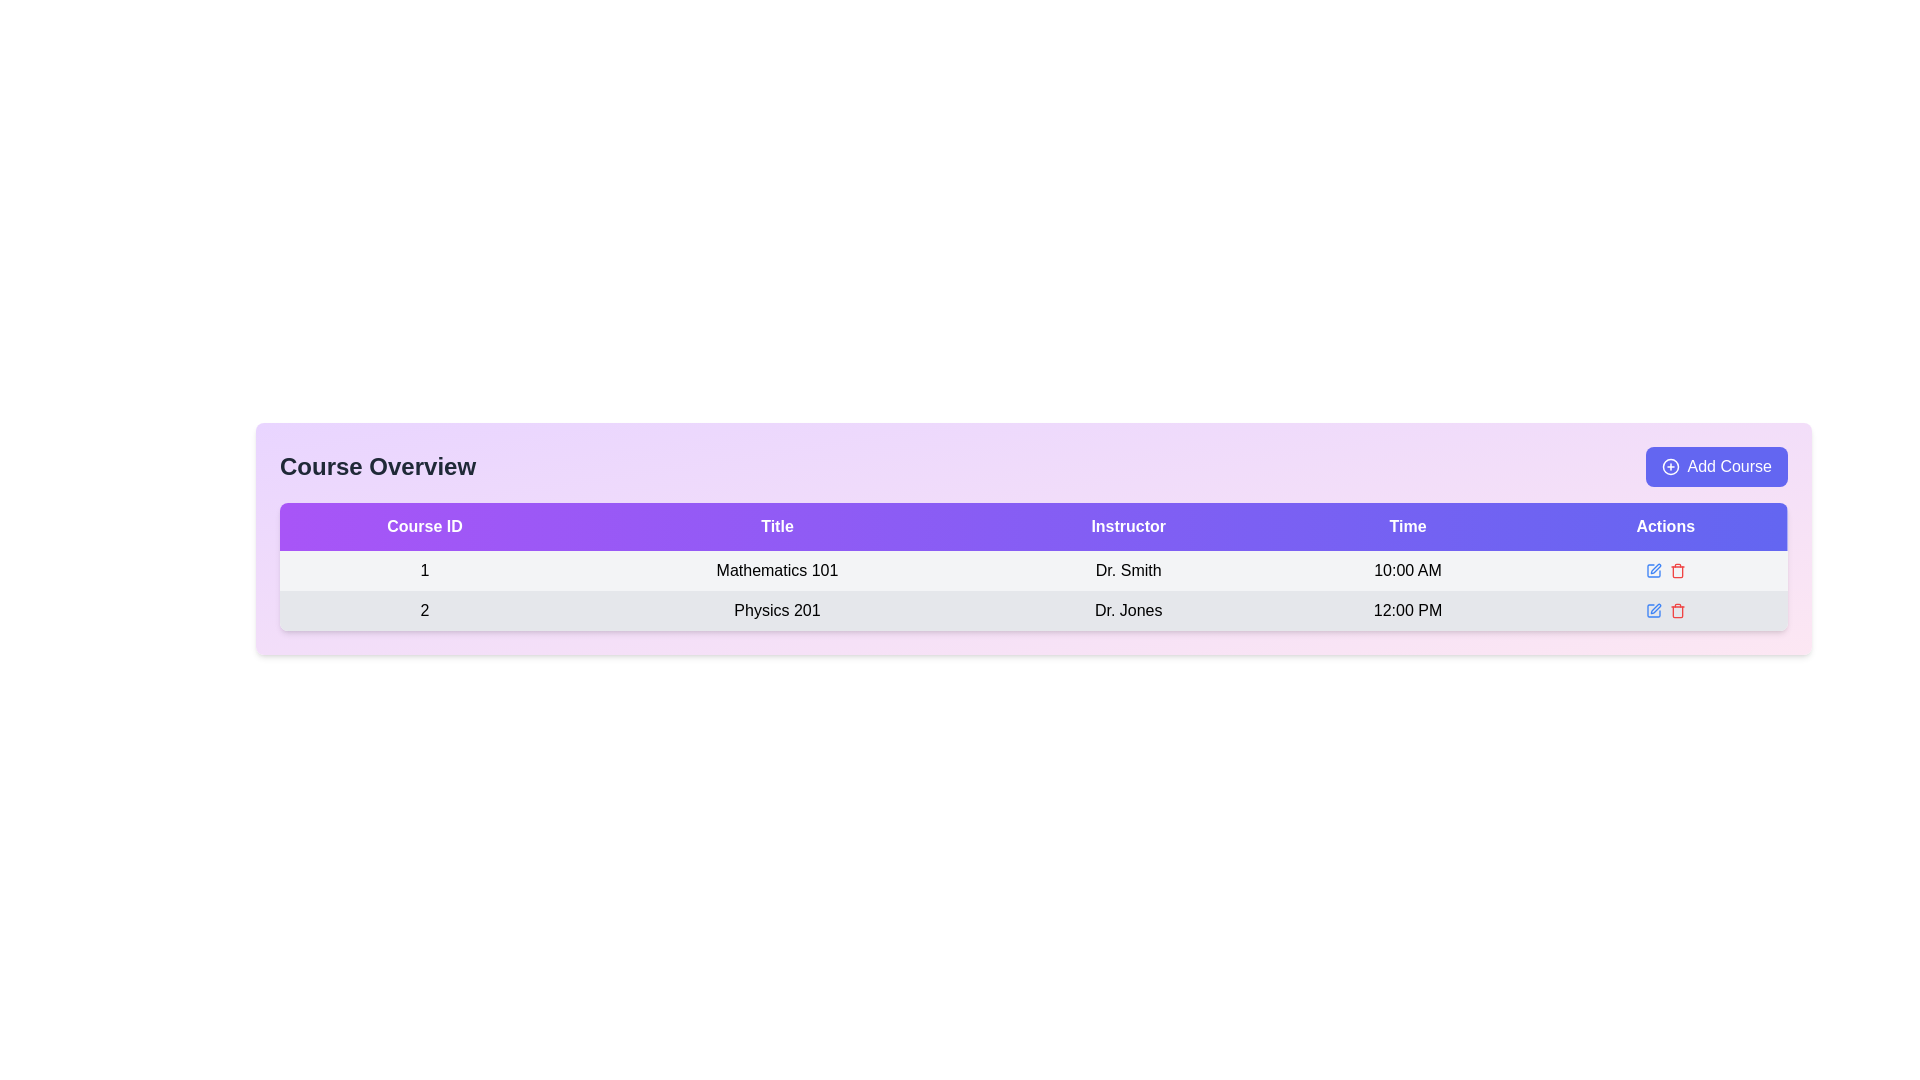 The width and height of the screenshot is (1920, 1080). What do you see at coordinates (776, 526) in the screenshot?
I see `the 'Title' label, which displays the text in white on a purple background, located in the top header row between the 'Course ID' and 'Instructor' columns` at bounding box center [776, 526].